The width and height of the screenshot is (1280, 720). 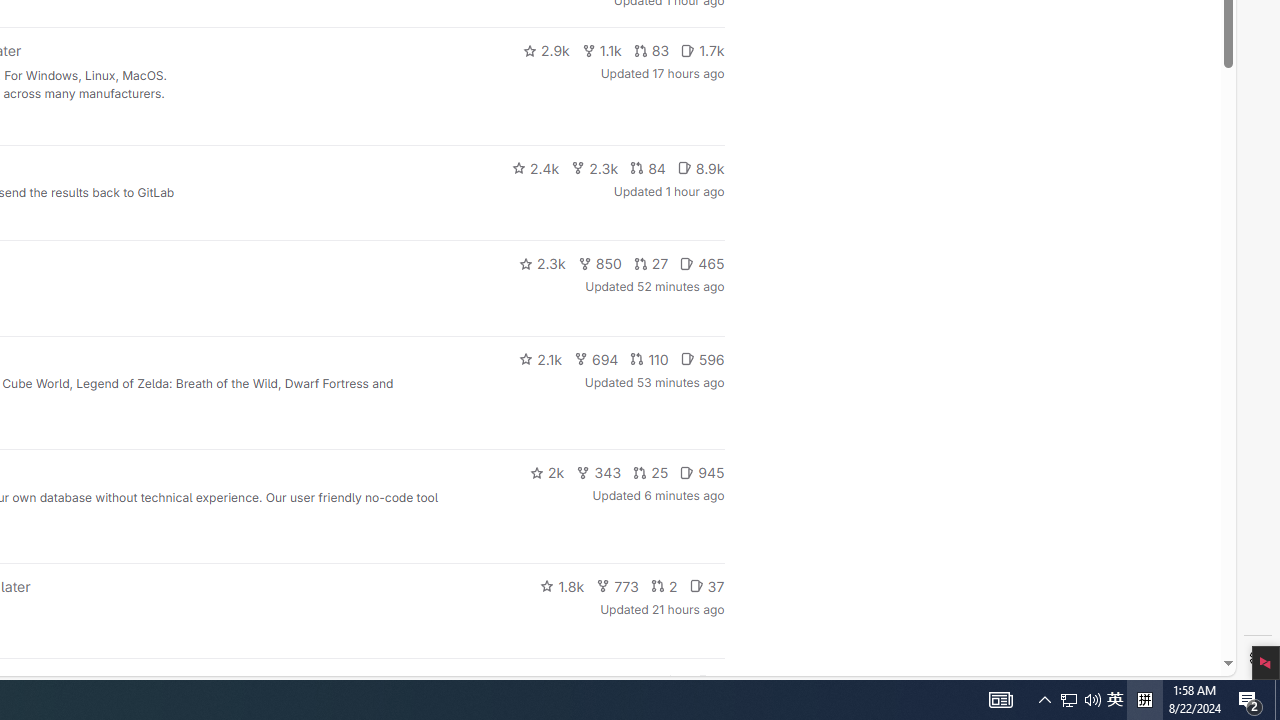 I want to click on '110', so click(x=649, y=357).